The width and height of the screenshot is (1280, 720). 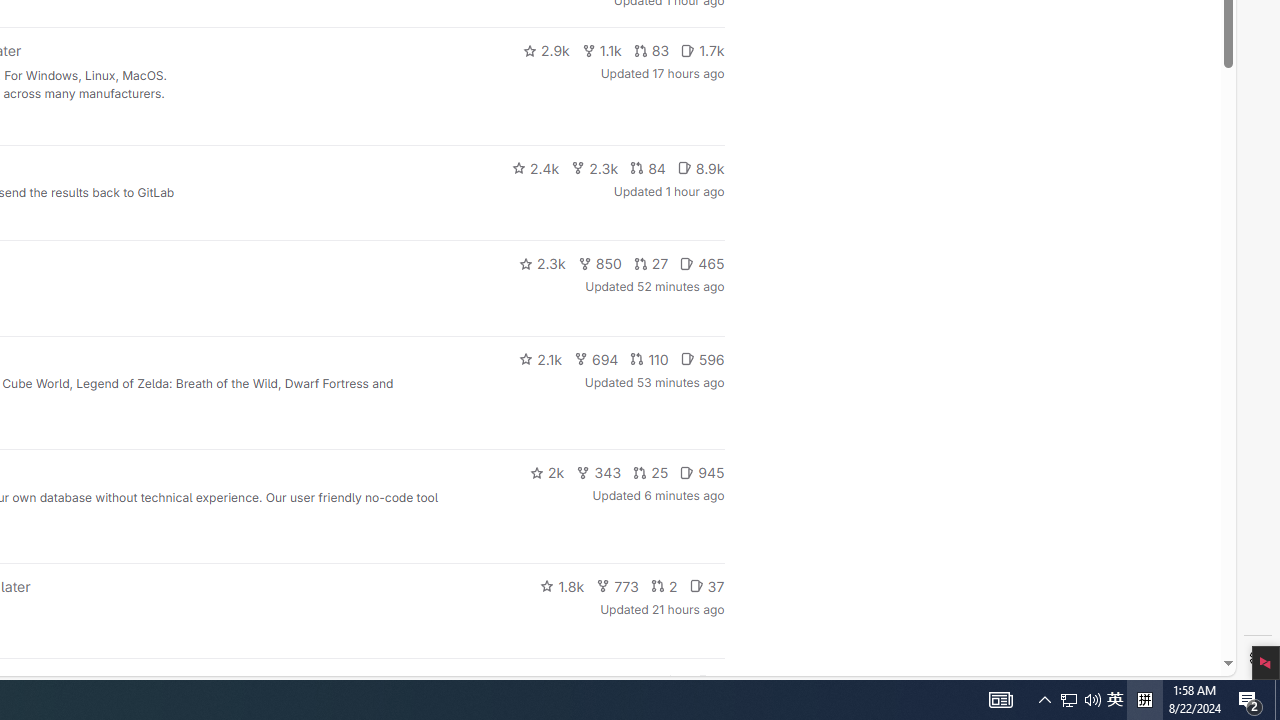 I want to click on '110', so click(x=649, y=357).